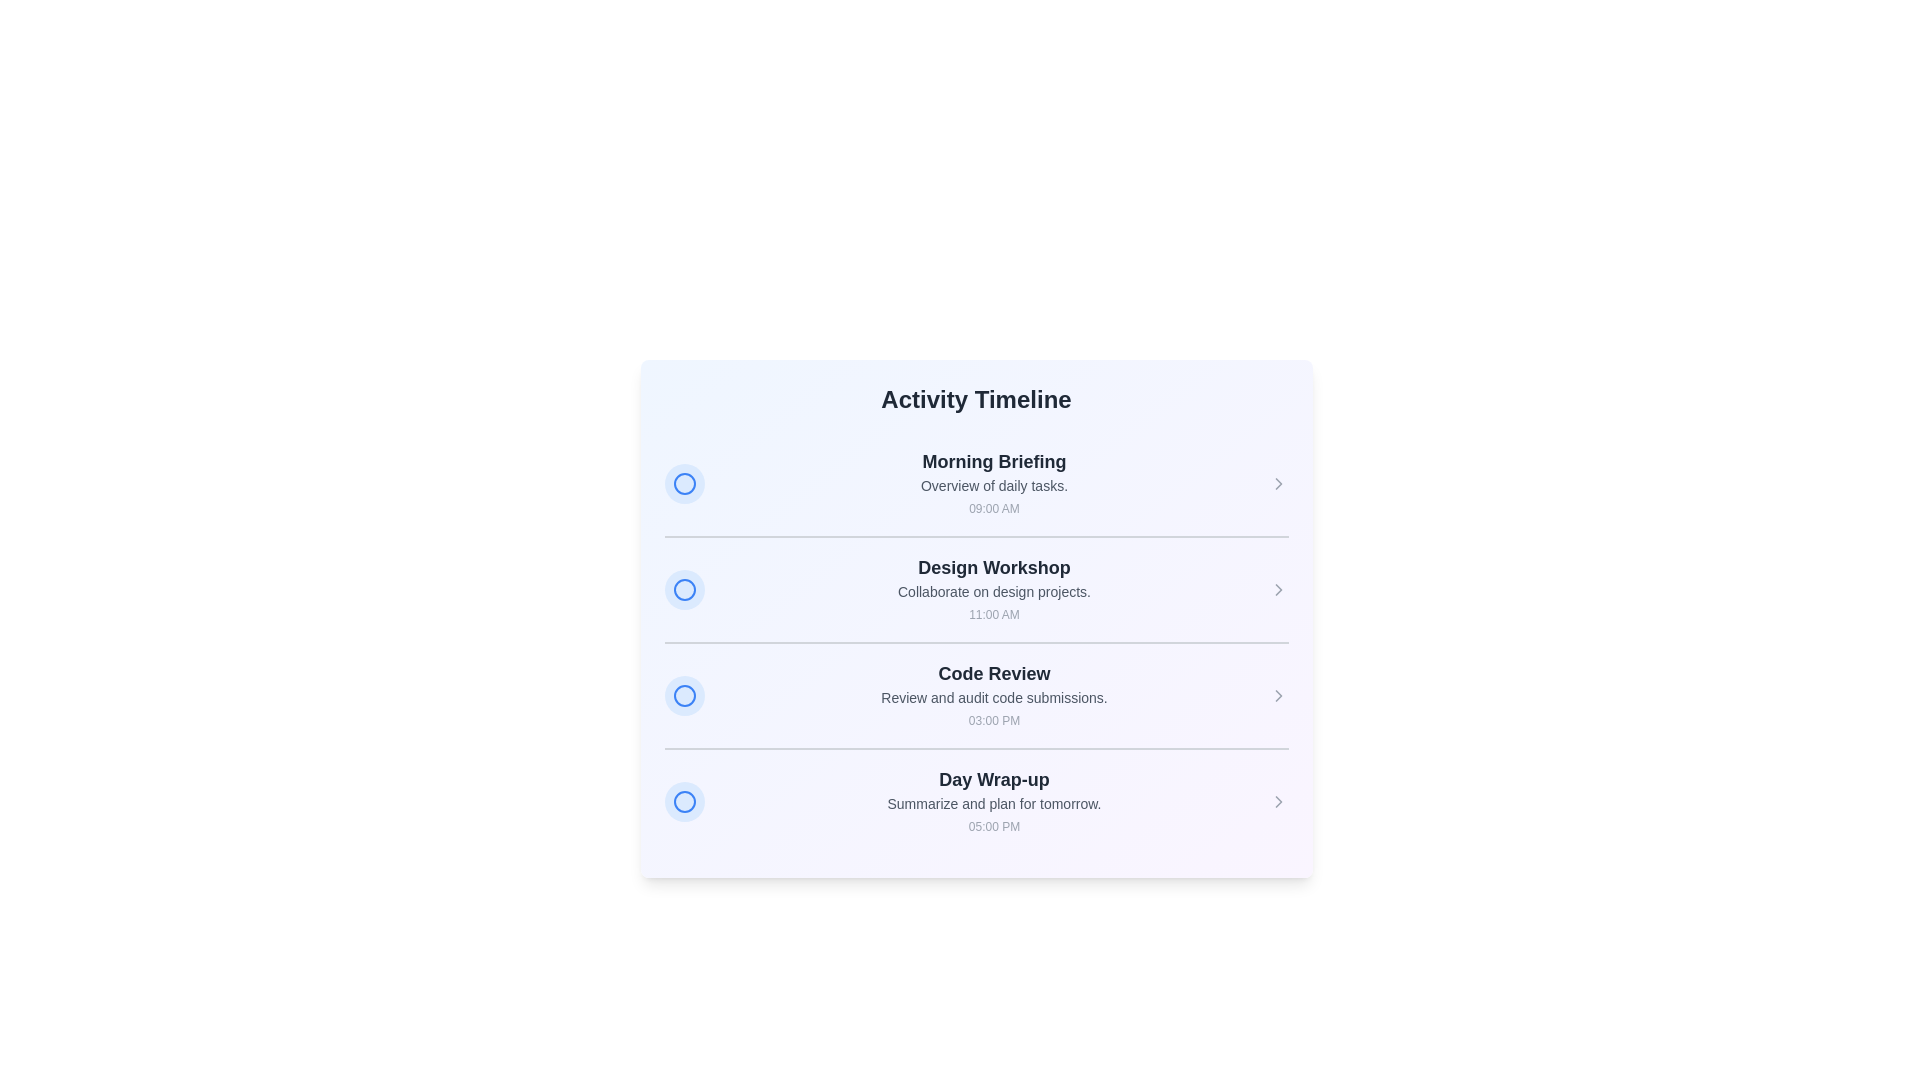 Image resolution: width=1920 pixels, height=1080 pixels. Describe the element at coordinates (684, 589) in the screenshot. I see `the SVG Circle Component associated with the 'Design Workshop' entry in the second row of the activity timeline` at that location.